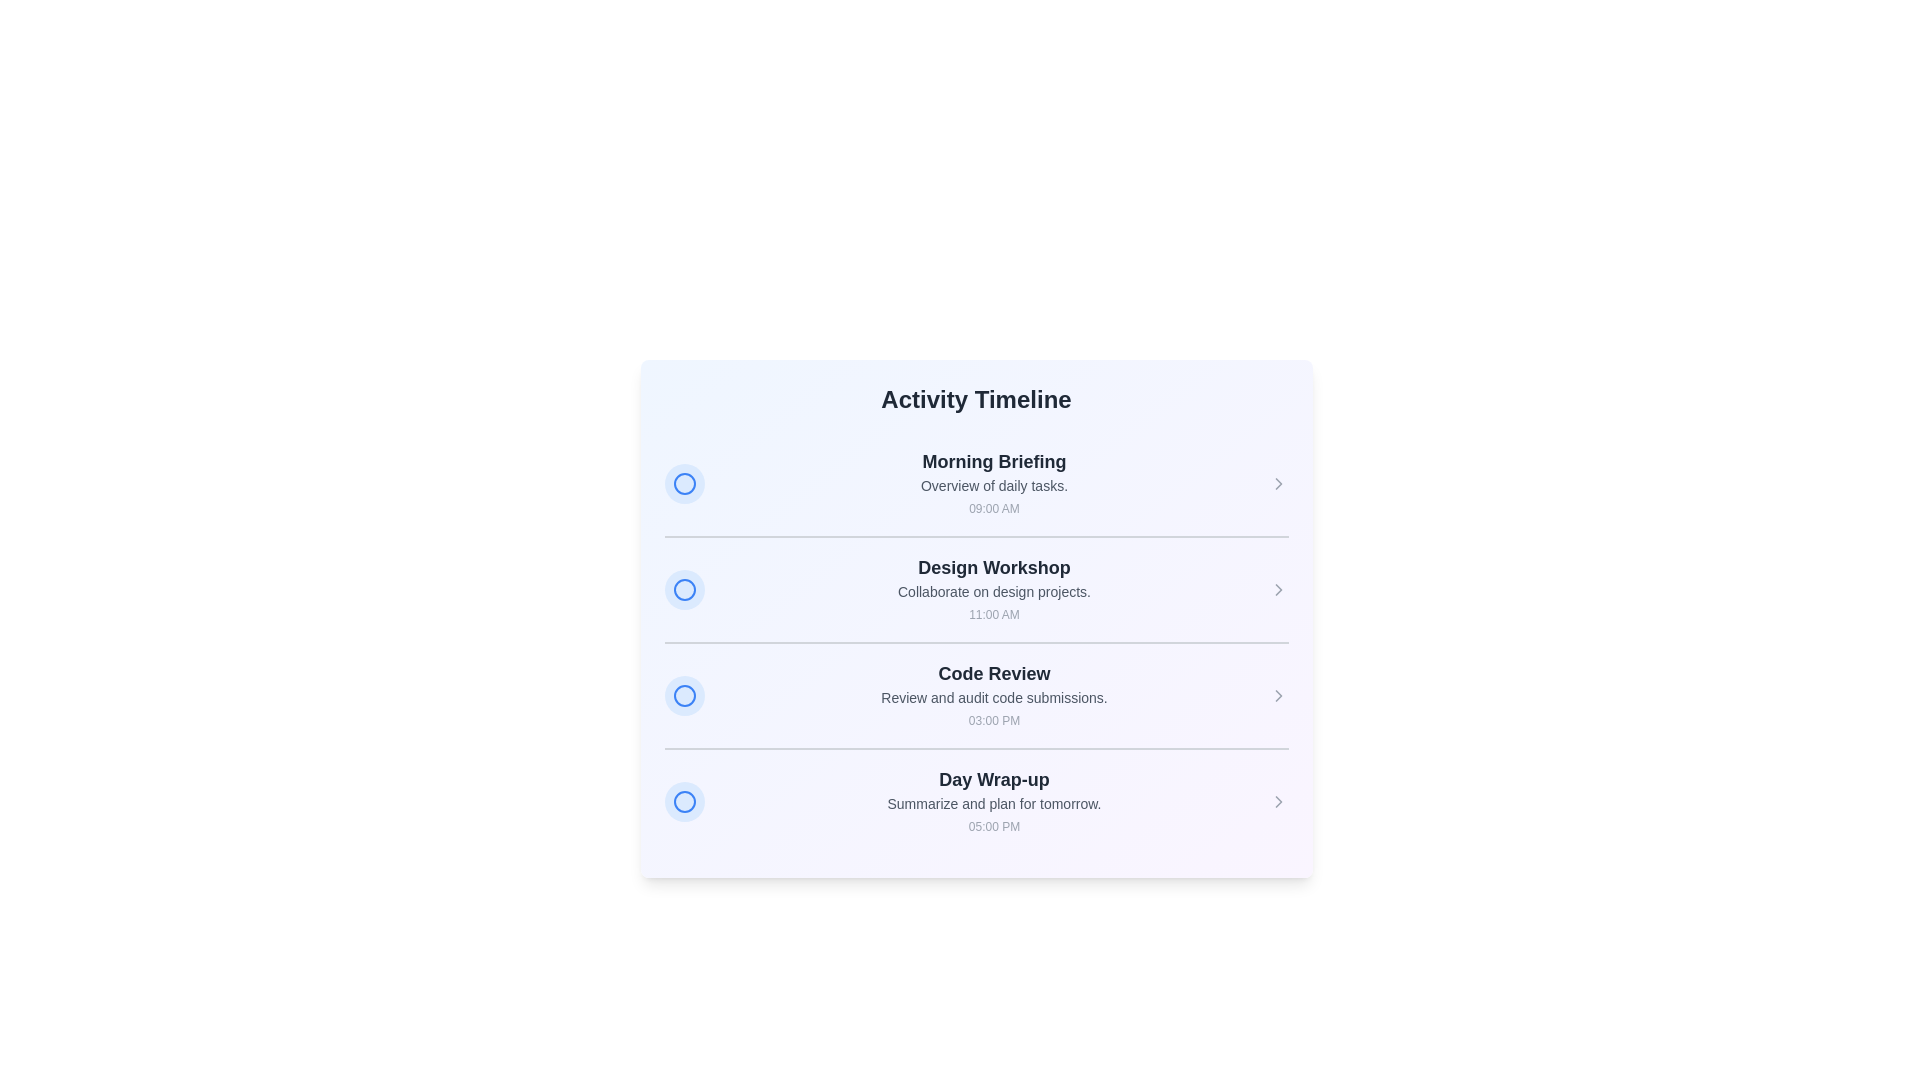 Image resolution: width=1920 pixels, height=1080 pixels. Describe the element at coordinates (684, 589) in the screenshot. I see `the SVG Circle Component associated with the 'Design Workshop' entry in the second row of the activity timeline` at that location.